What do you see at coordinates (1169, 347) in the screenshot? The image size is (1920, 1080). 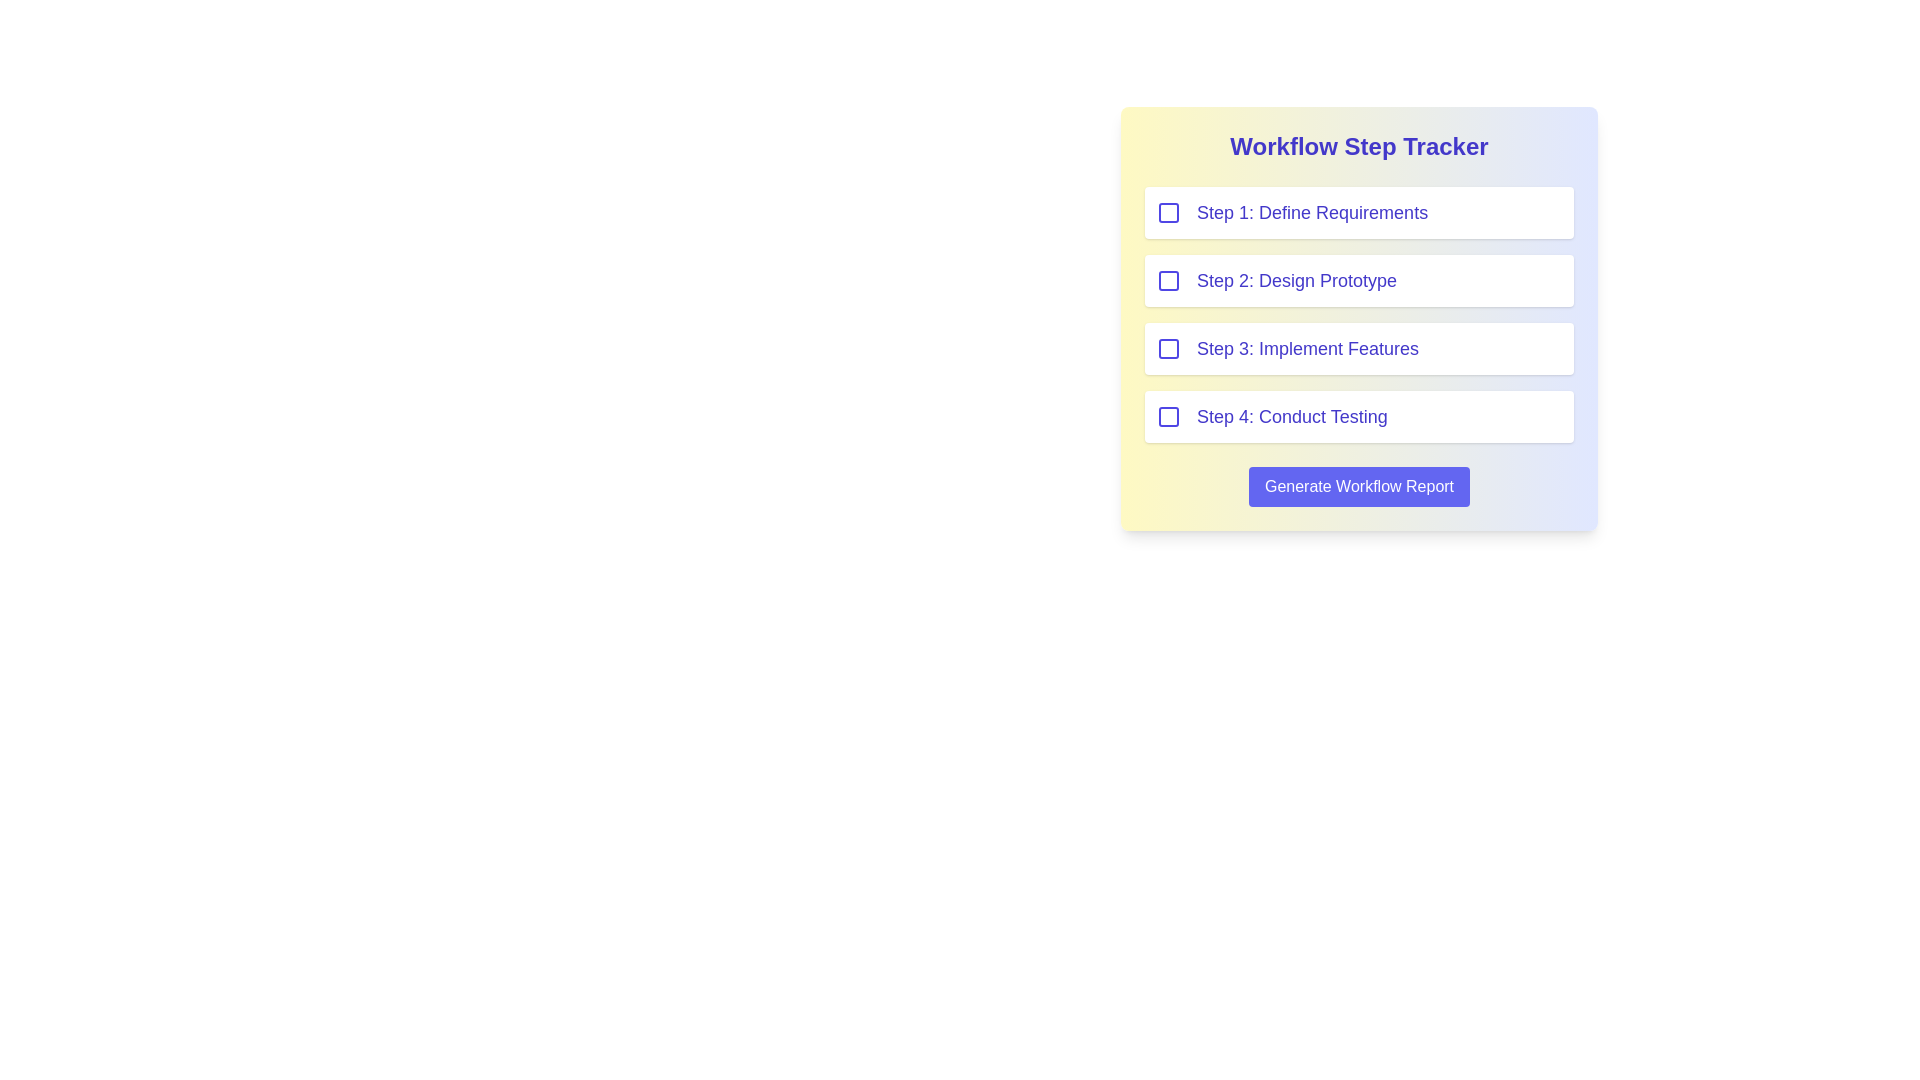 I see `the indigo styled checkbox located next to 'Step 3: Implement Features'` at bounding box center [1169, 347].